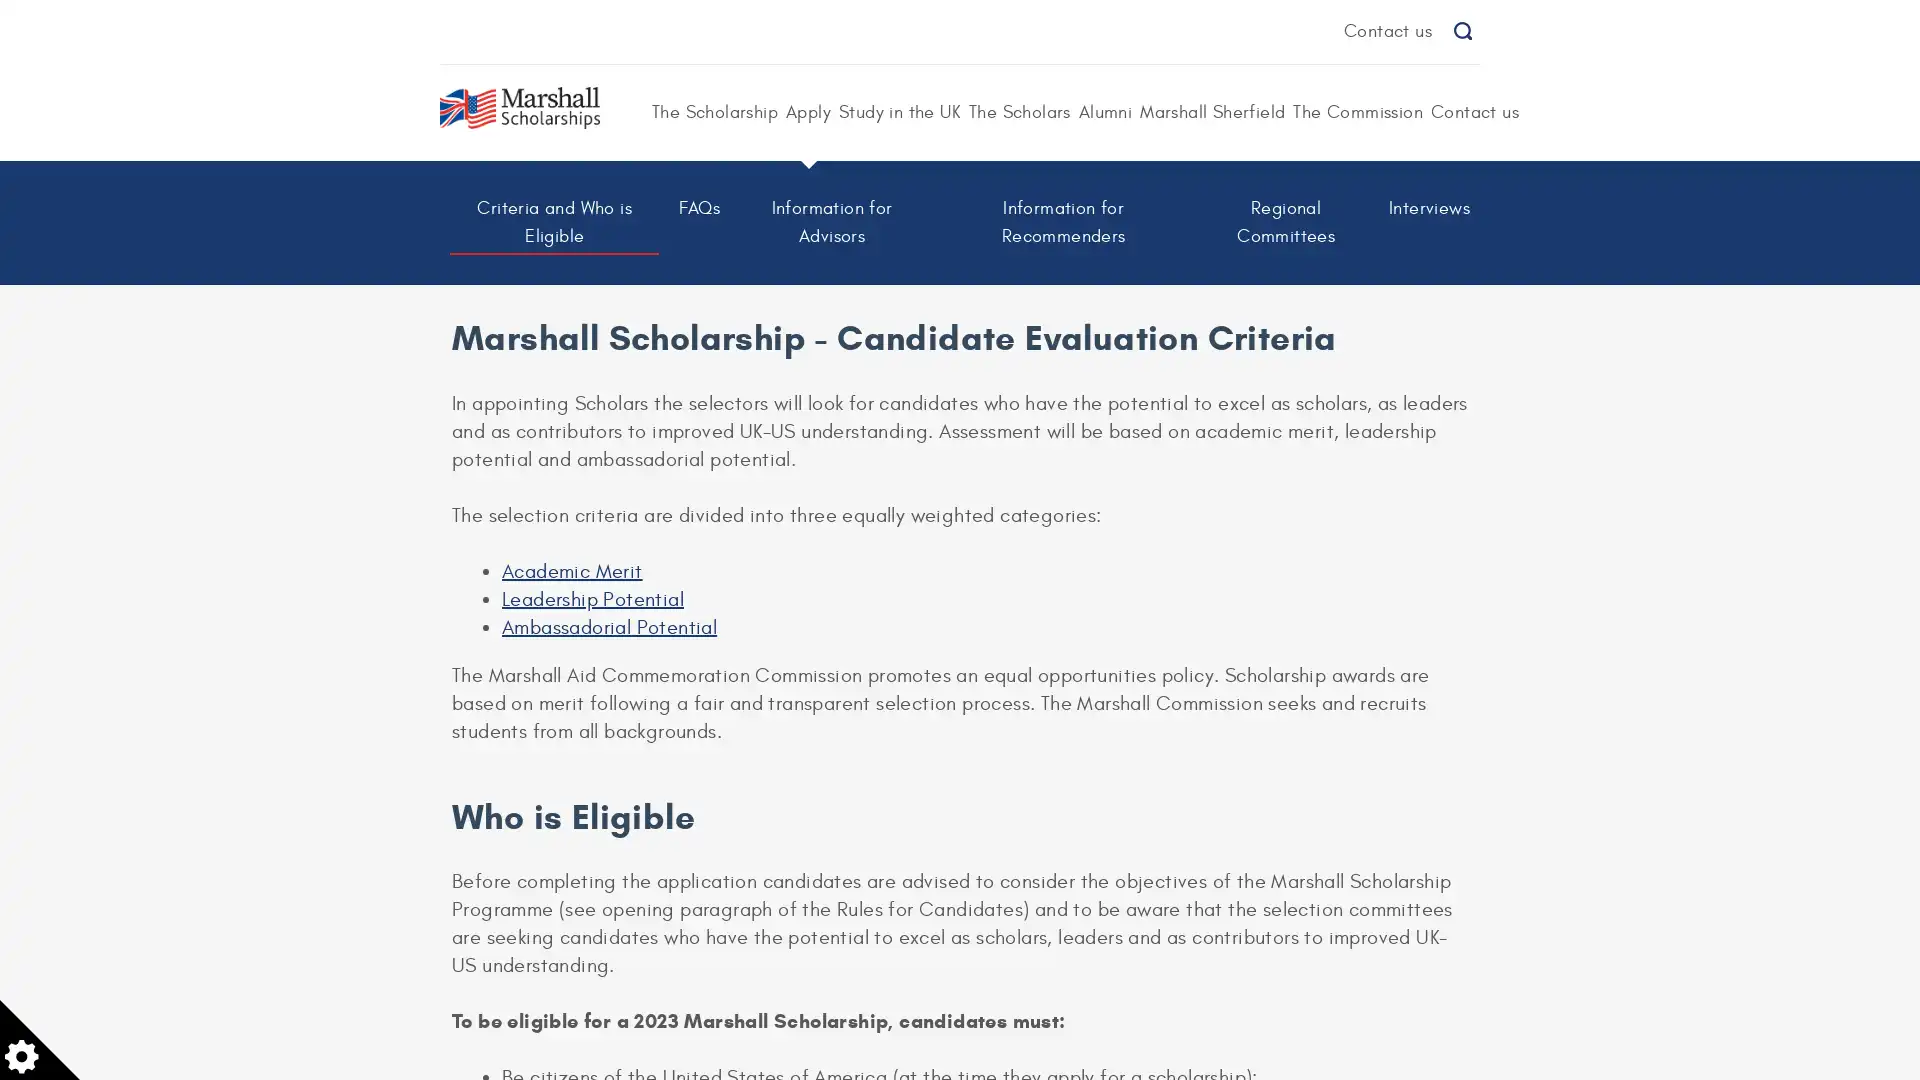  I want to click on Go, so click(1462, 31).